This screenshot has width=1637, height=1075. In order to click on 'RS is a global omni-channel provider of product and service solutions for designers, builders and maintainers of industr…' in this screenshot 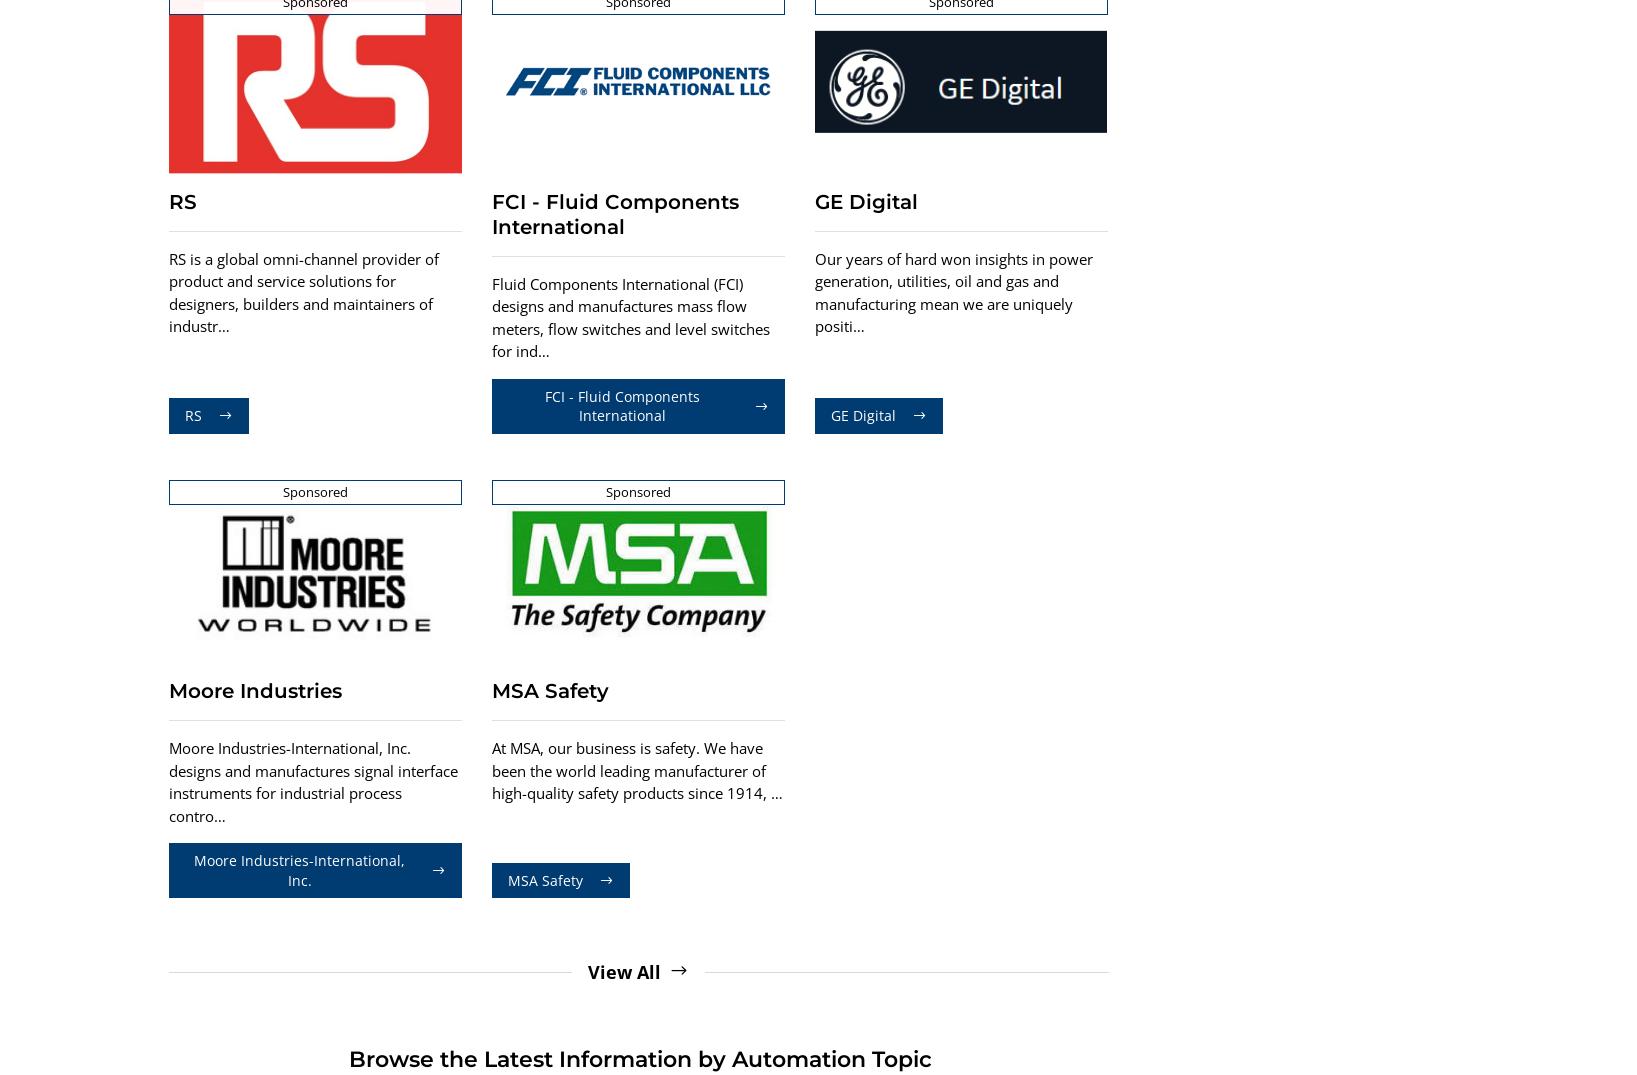, I will do `click(302, 291)`.